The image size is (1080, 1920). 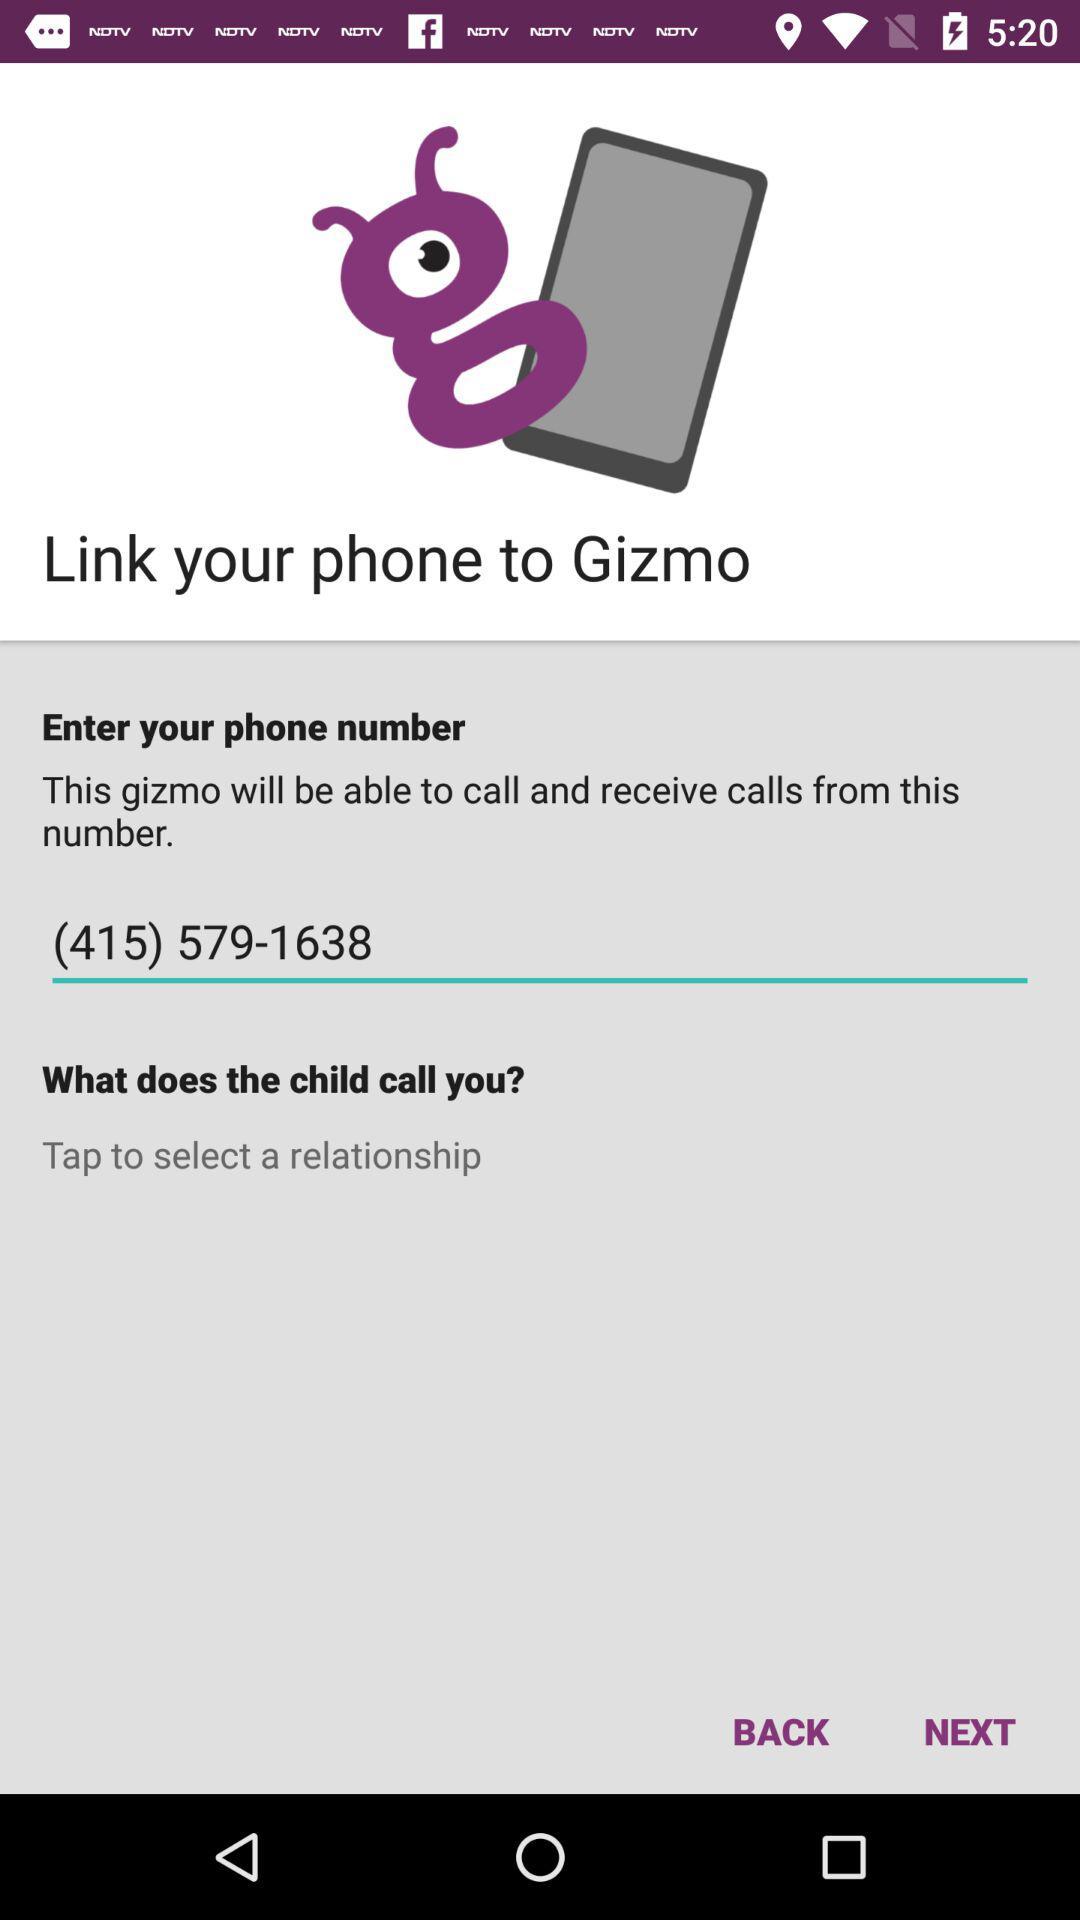 I want to click on the icon below the tap to select, so click(x=968, y=1730).